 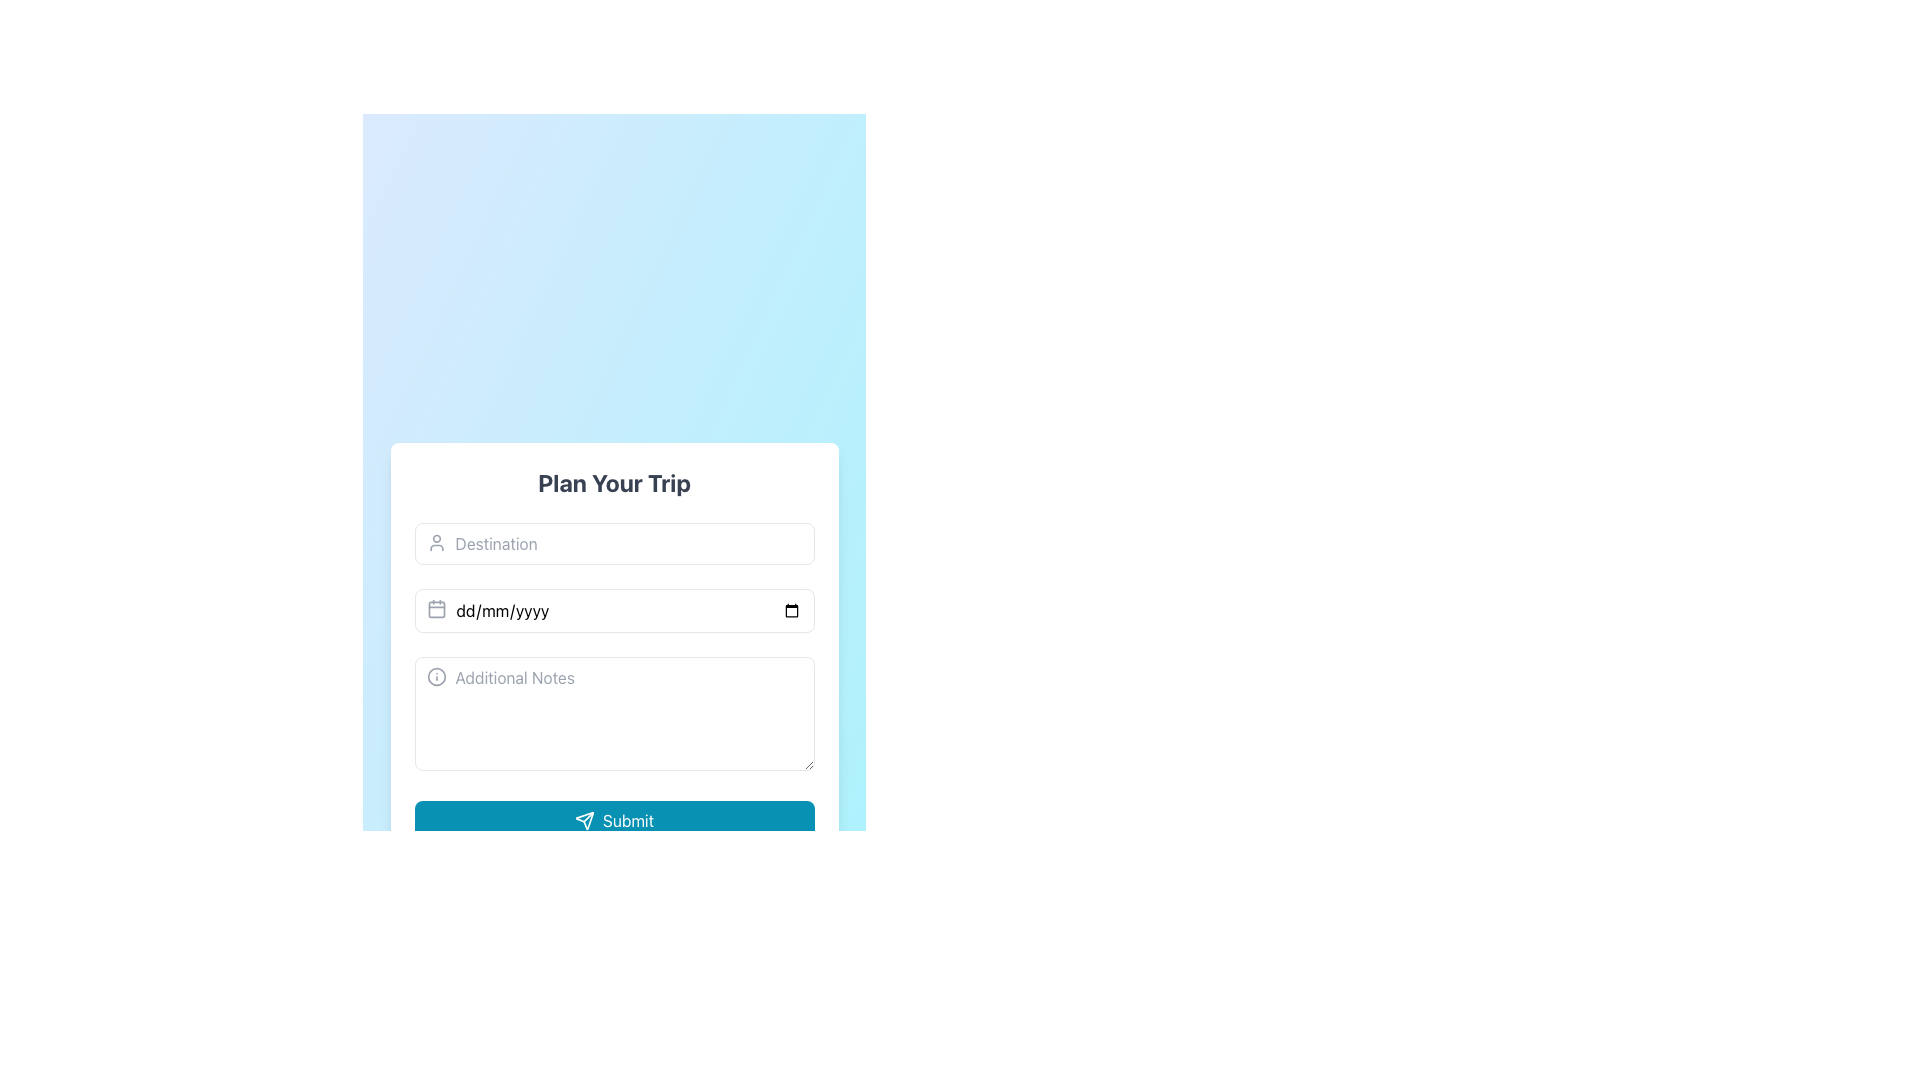 I want to click on the circular SVG icon located to the left of the 'Additional Notes' label in the third input field, so click(x=435, y=676).